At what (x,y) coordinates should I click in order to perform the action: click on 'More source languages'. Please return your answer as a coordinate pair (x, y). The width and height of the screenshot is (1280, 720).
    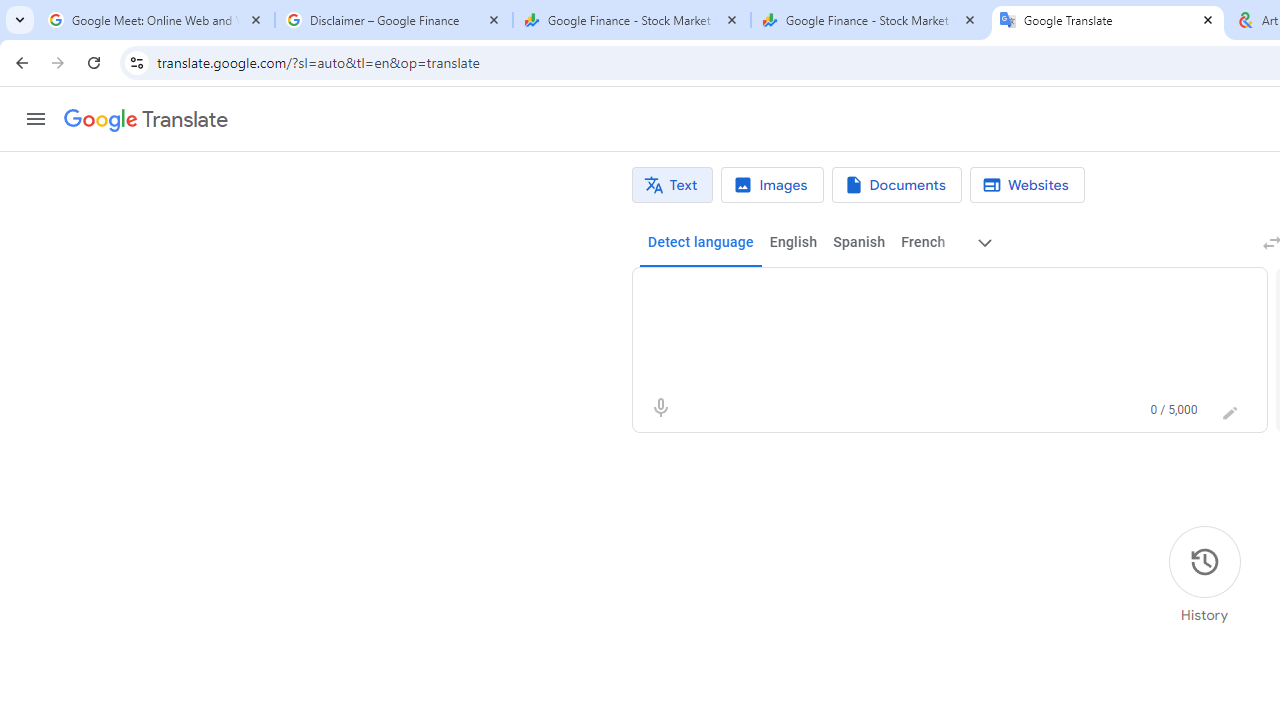
    Looking at the image, I should click on (985, 242).